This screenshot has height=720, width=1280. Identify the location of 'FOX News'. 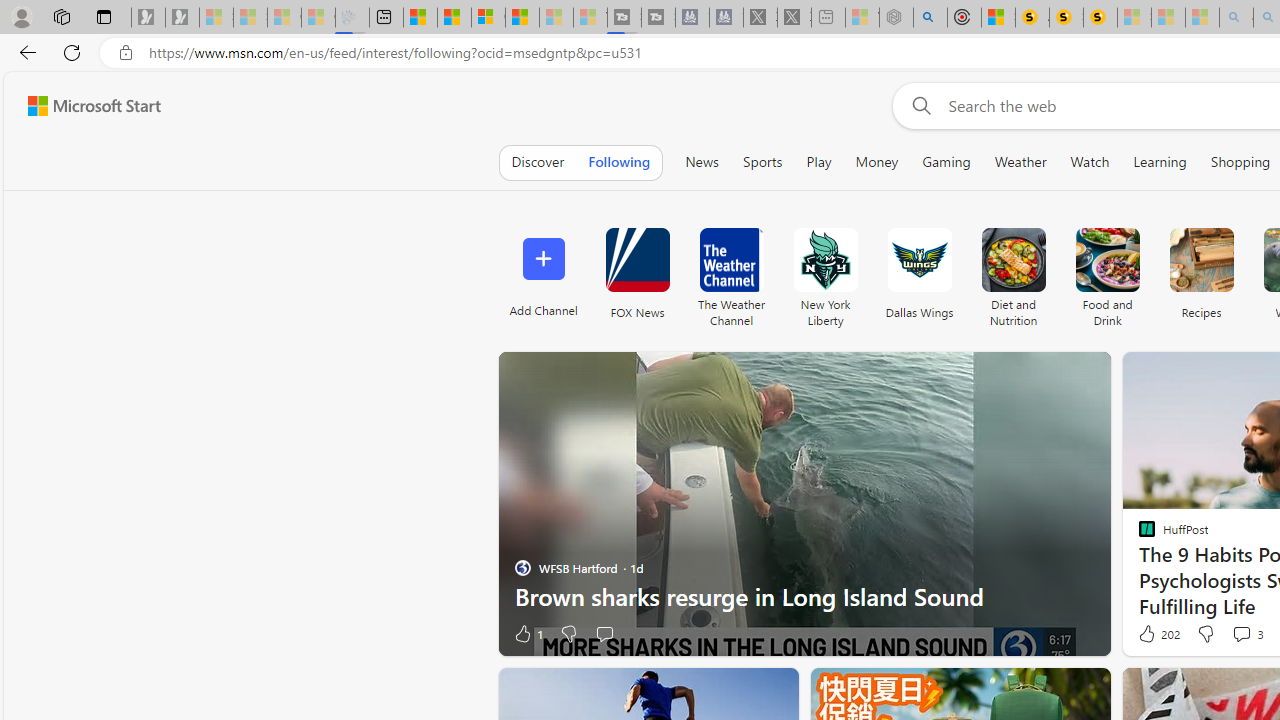
(636, 272).